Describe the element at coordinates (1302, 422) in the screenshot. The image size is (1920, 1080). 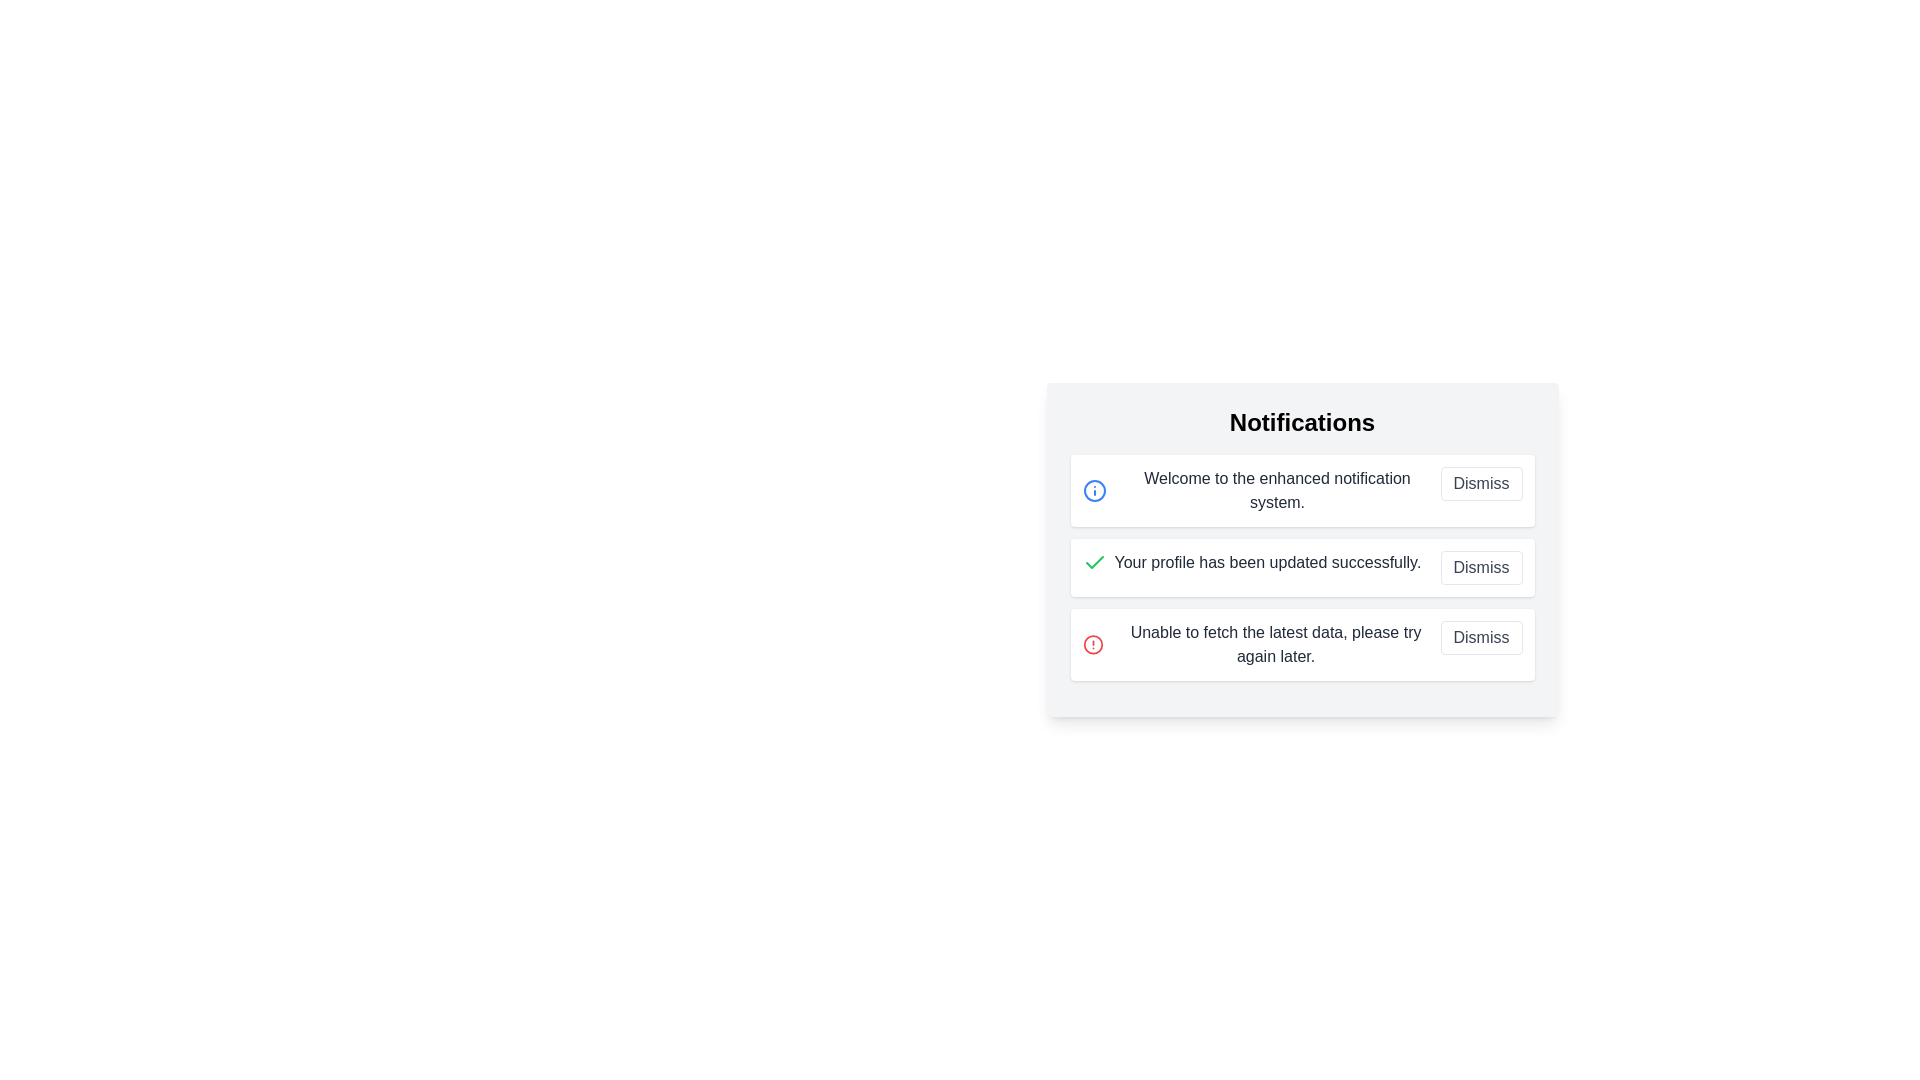
I see `text displayed in the 'Notifications' element, which is prominently shown in a bold, large font at the top of the notification panel` at that location.